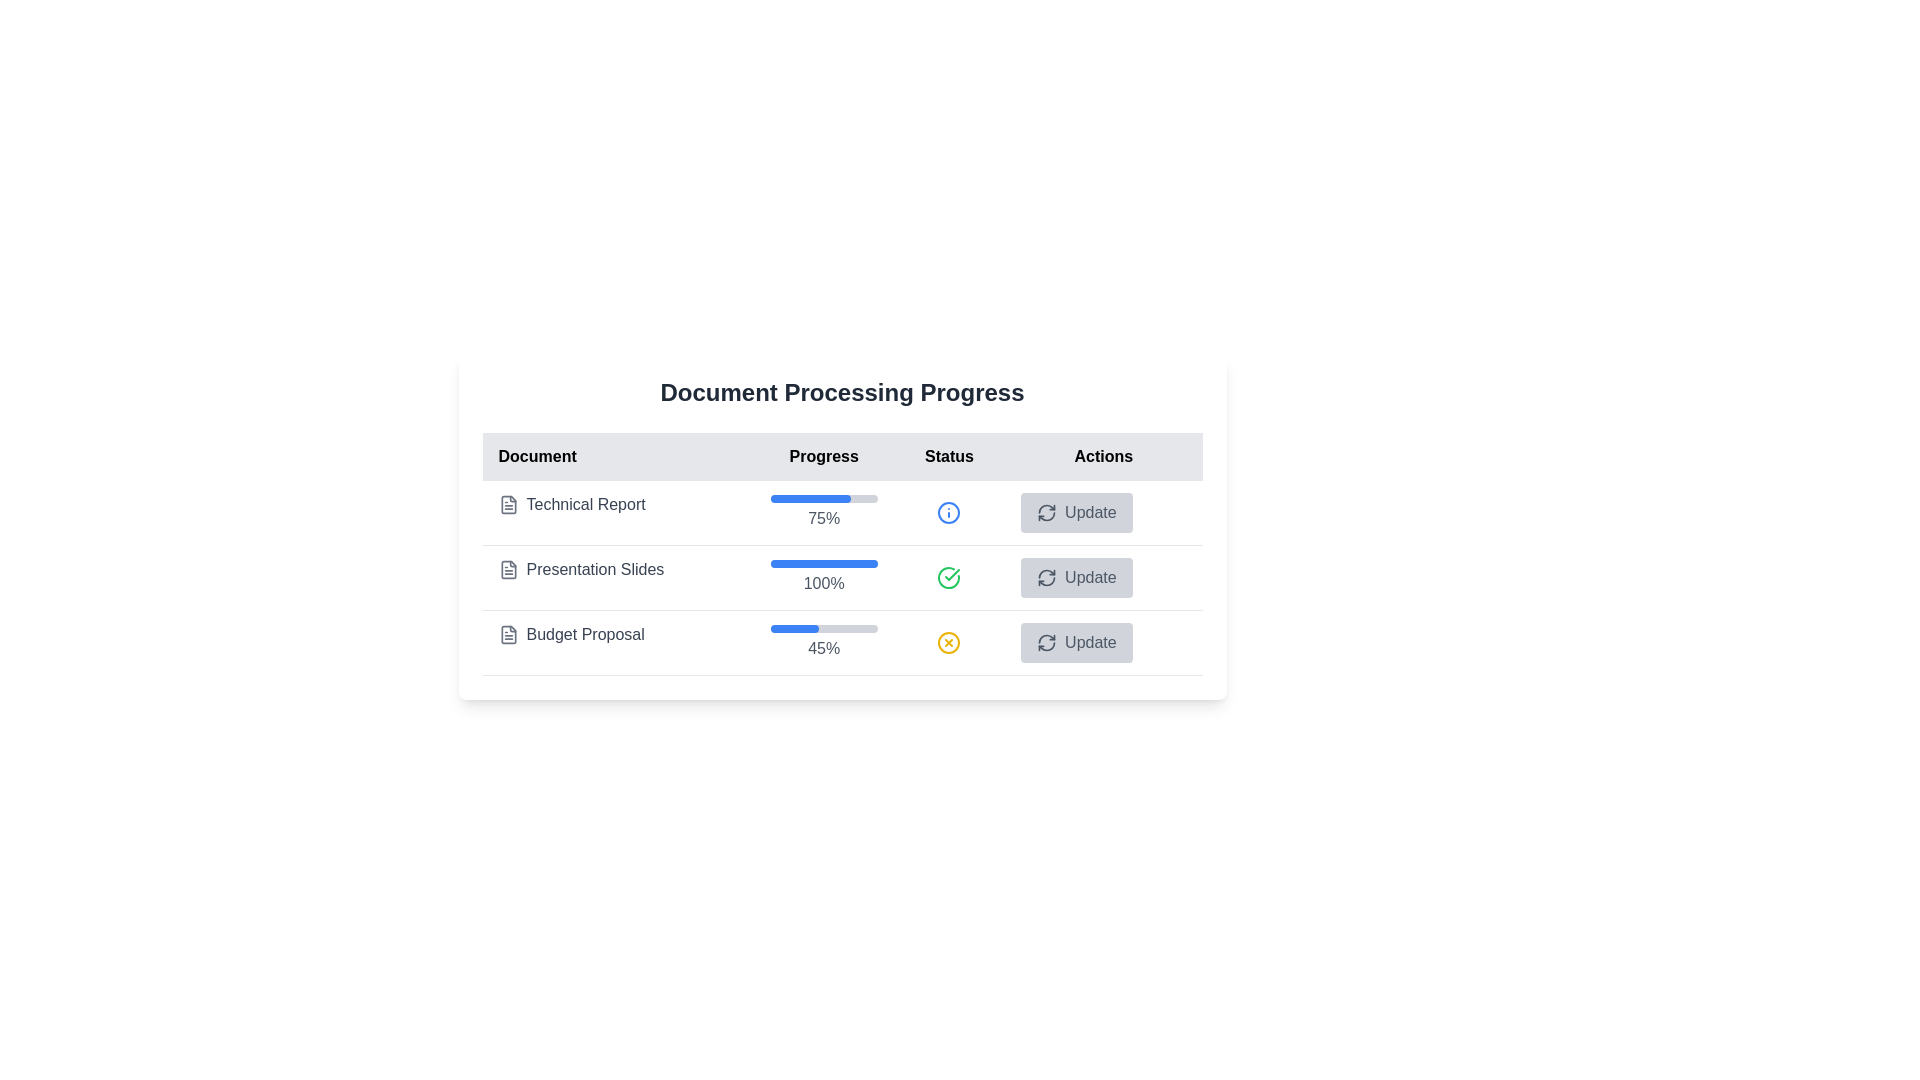 Image resolution: width=1920 pixels, height=1080 pixels. I want to click on the circular icon with a yellow outline and a yellow 'X' mark in the center located in the 'Status' column of the 'Budget Proposal' row, which is the third icon from the top, so click(948, 643).